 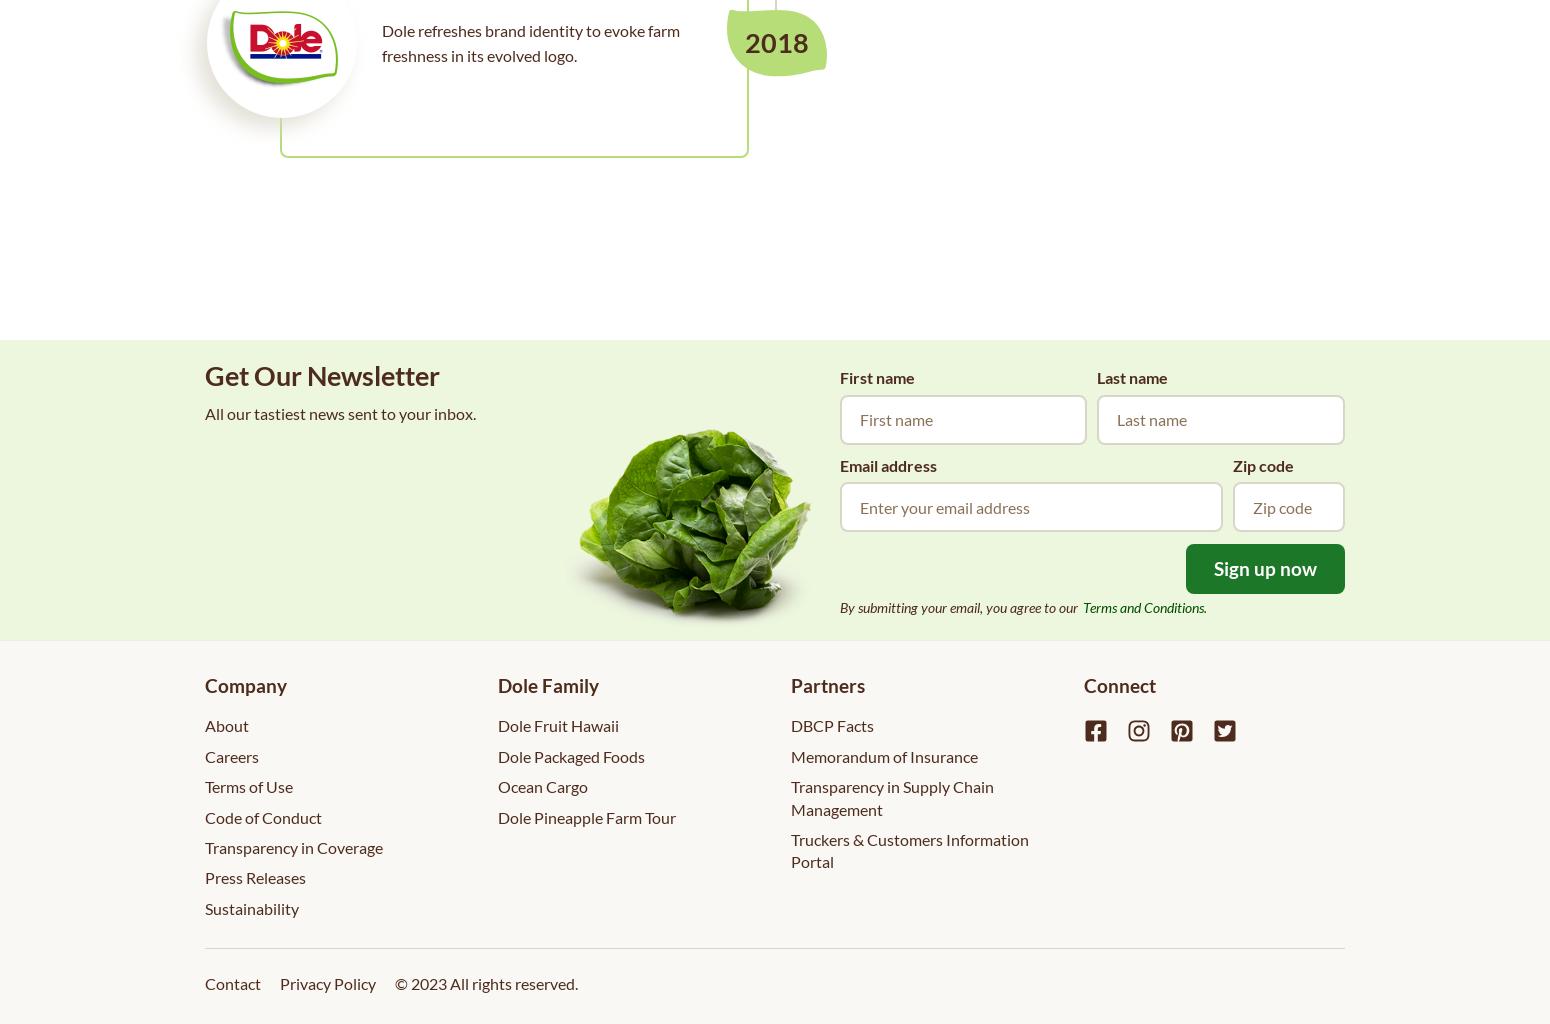 What do you see at coordinates (776, 42) in the screenshot?
I see `'2018'` at bounding box center [776, 42].